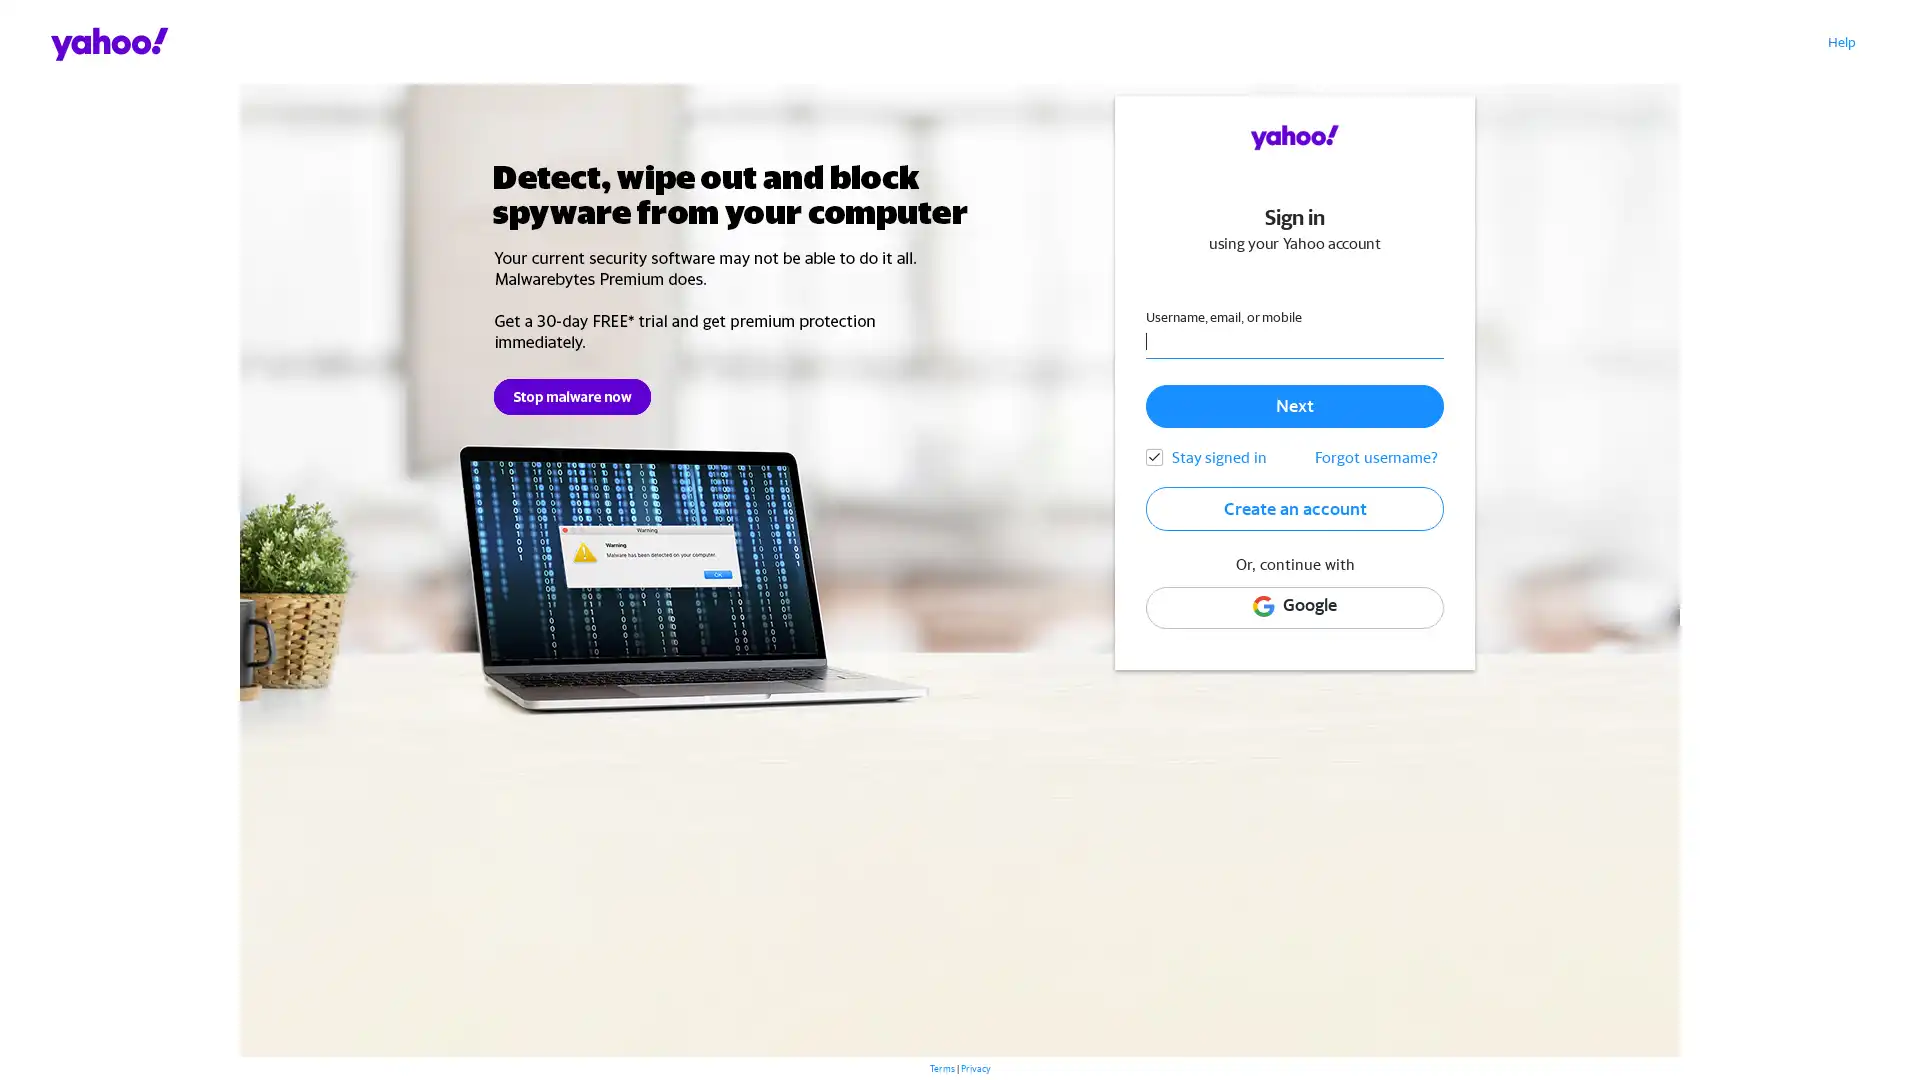  I want to click on Create an account, so click(1294, 507).